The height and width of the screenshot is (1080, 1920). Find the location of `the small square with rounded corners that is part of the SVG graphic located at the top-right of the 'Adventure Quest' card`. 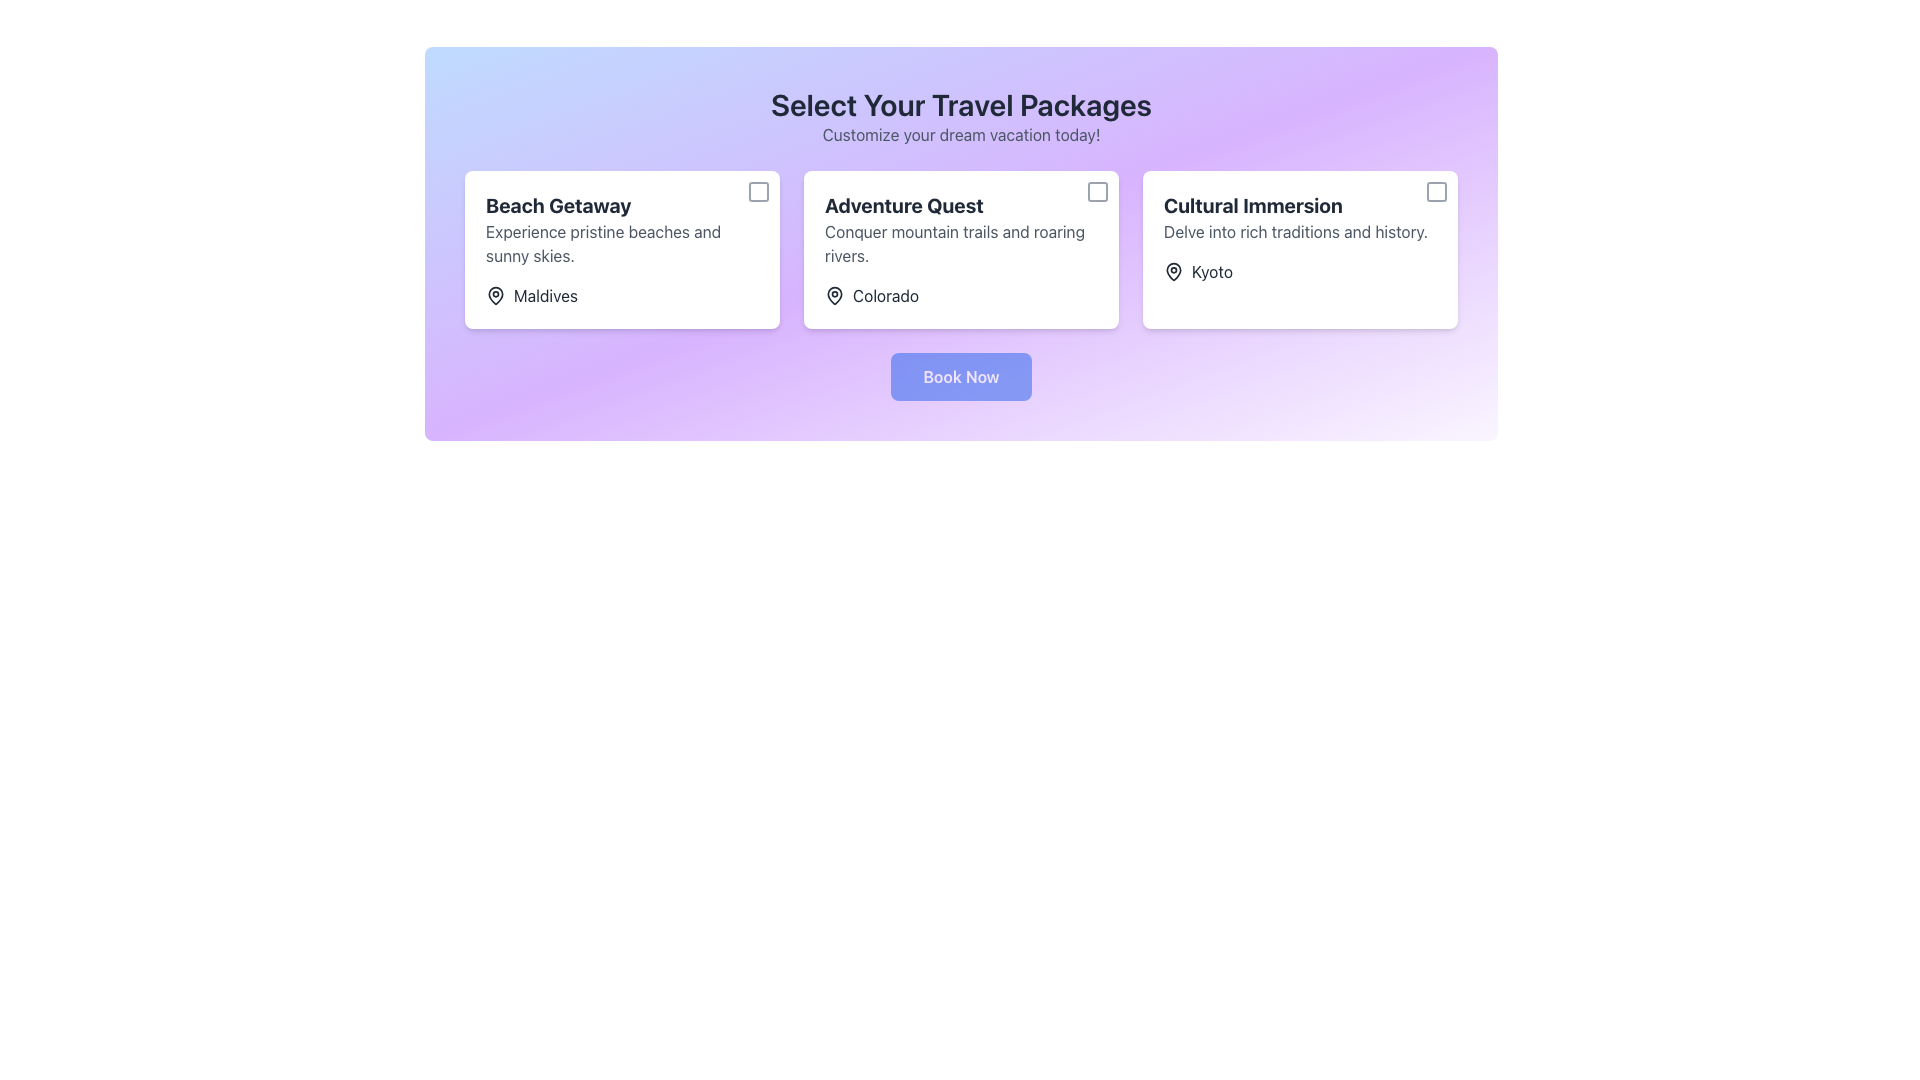

the small square with rounded corners that is part of the SVG graphic located at the top-right of the 'Adventure Quest' card is located at coordinates (1097, 192).